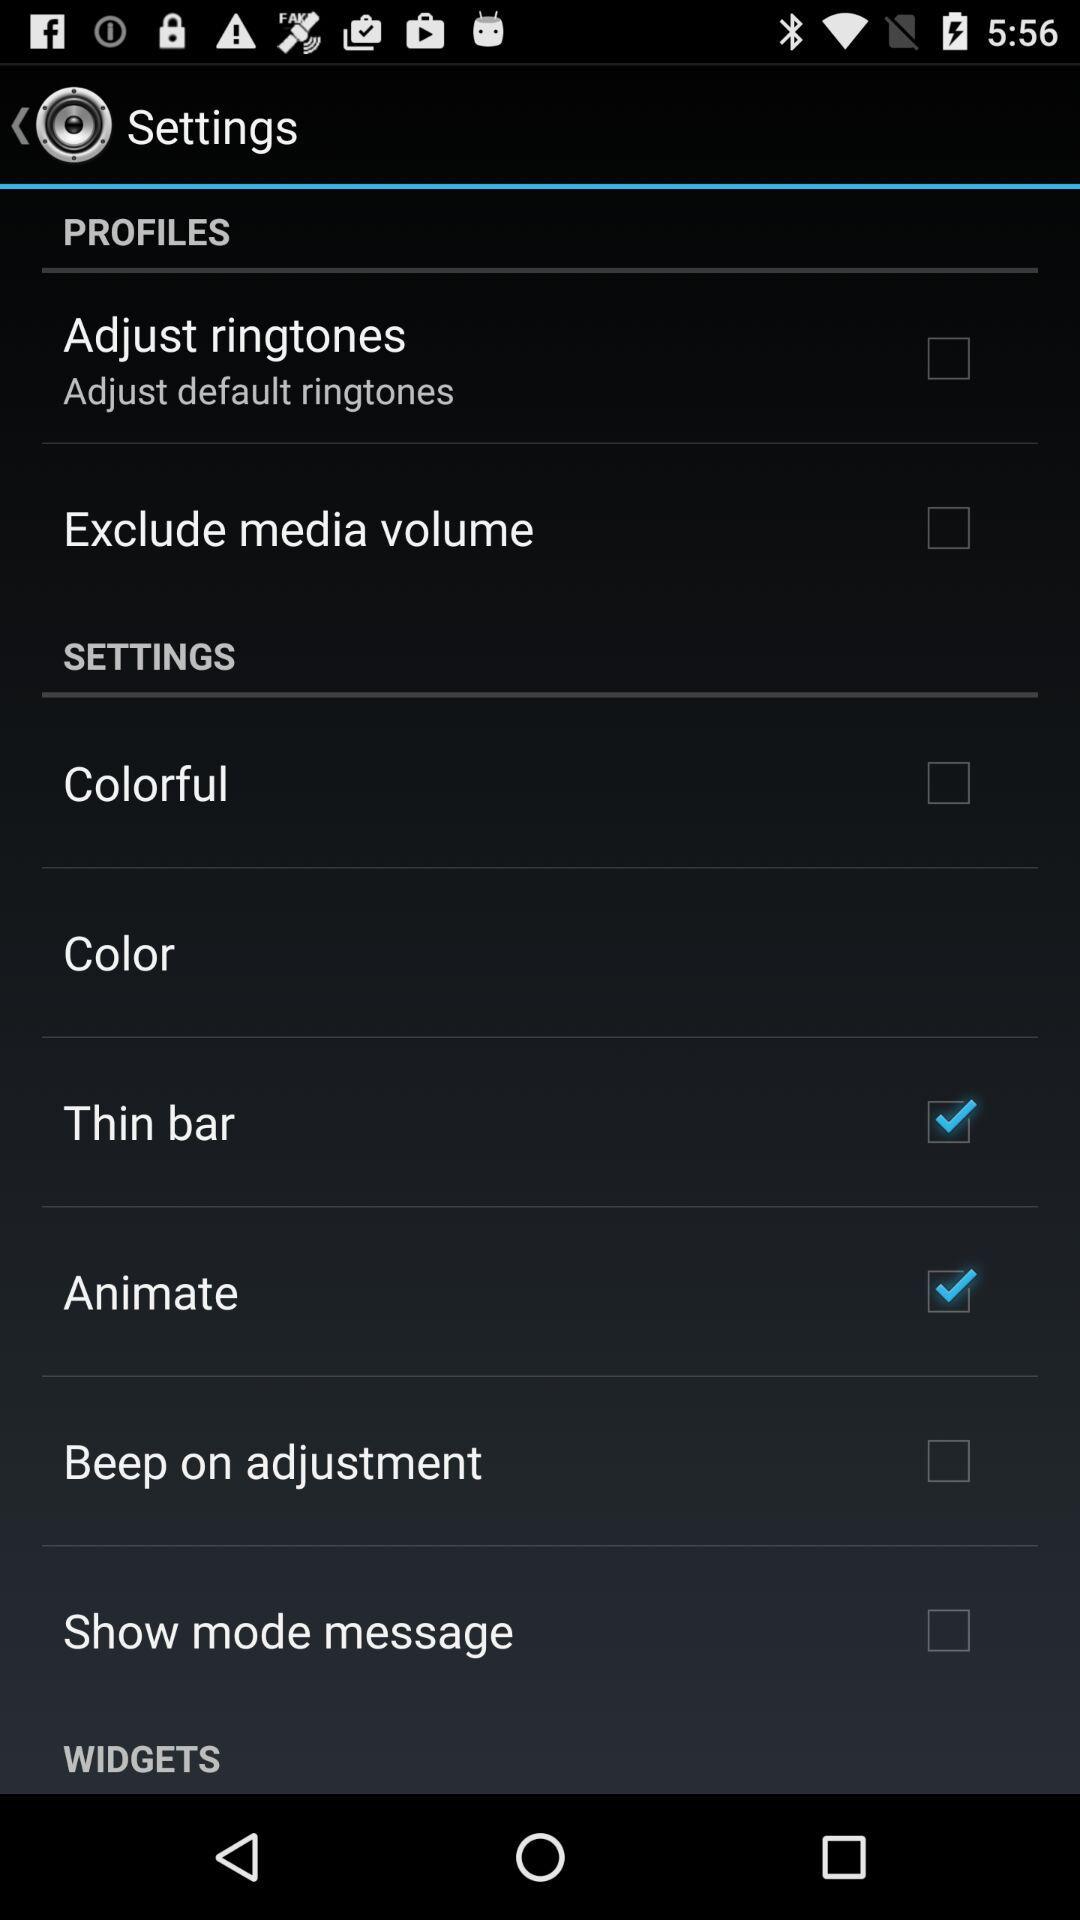 This screenshot has width=1080, height=1920. I want to click on app at the top, so click(540, 230).